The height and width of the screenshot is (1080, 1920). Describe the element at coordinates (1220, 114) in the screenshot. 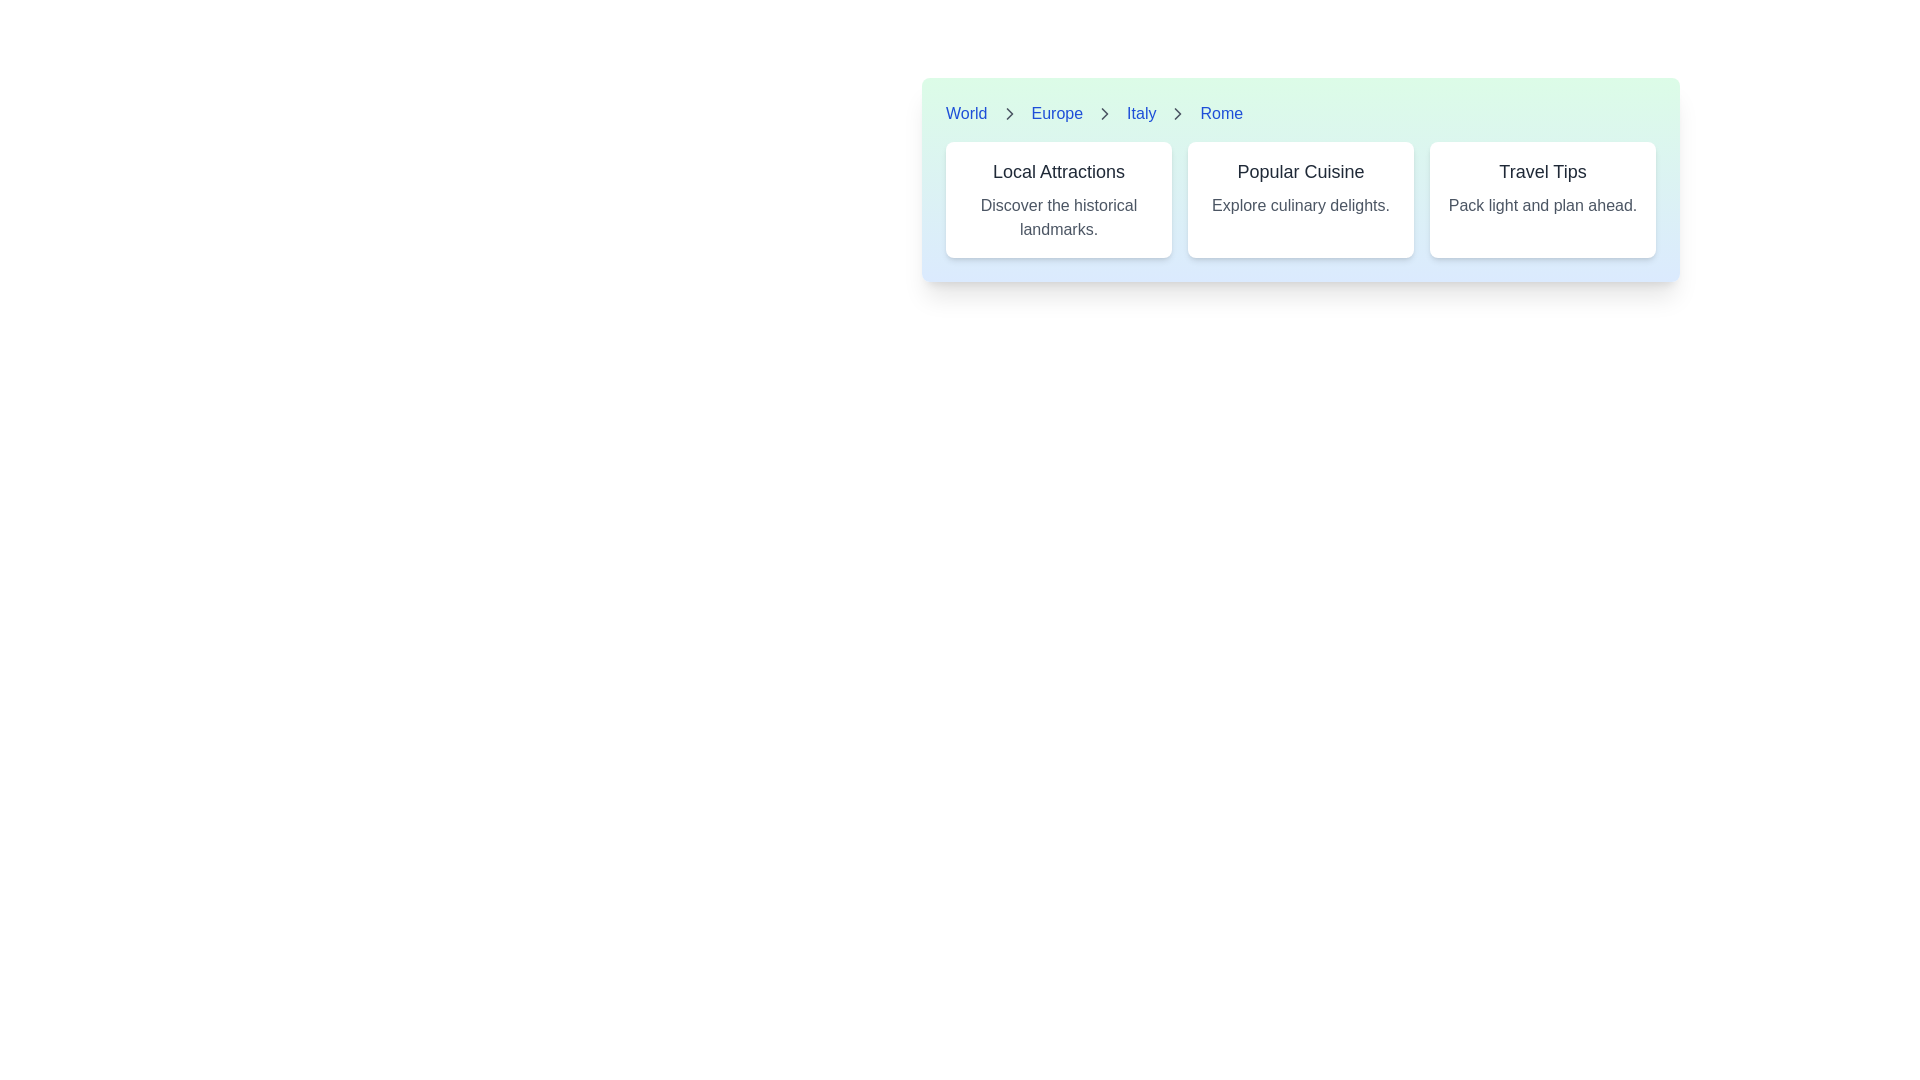

I see `the 'Rome' hyperlink text in the breadcrumb navigation` at that location.